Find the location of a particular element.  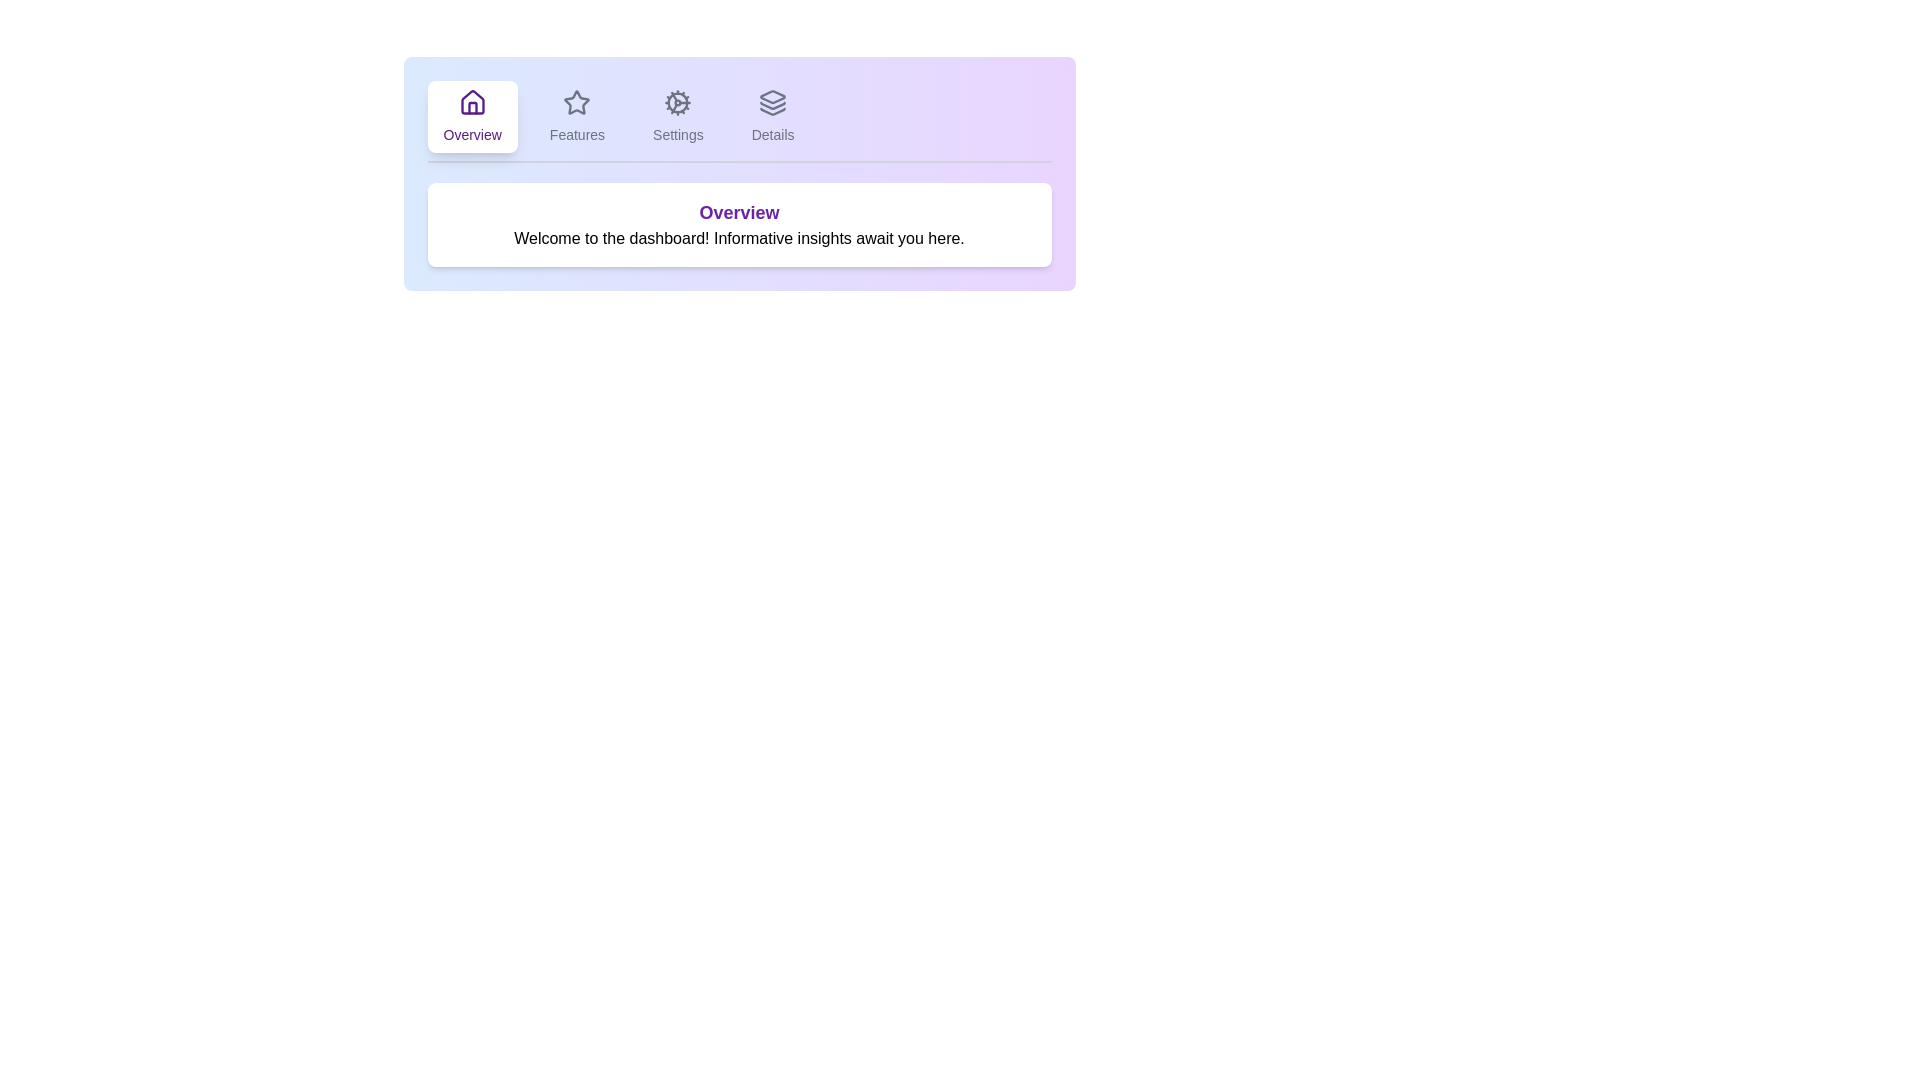

the Overview tab to observe its hover effect is located at coordinates (471, 116).